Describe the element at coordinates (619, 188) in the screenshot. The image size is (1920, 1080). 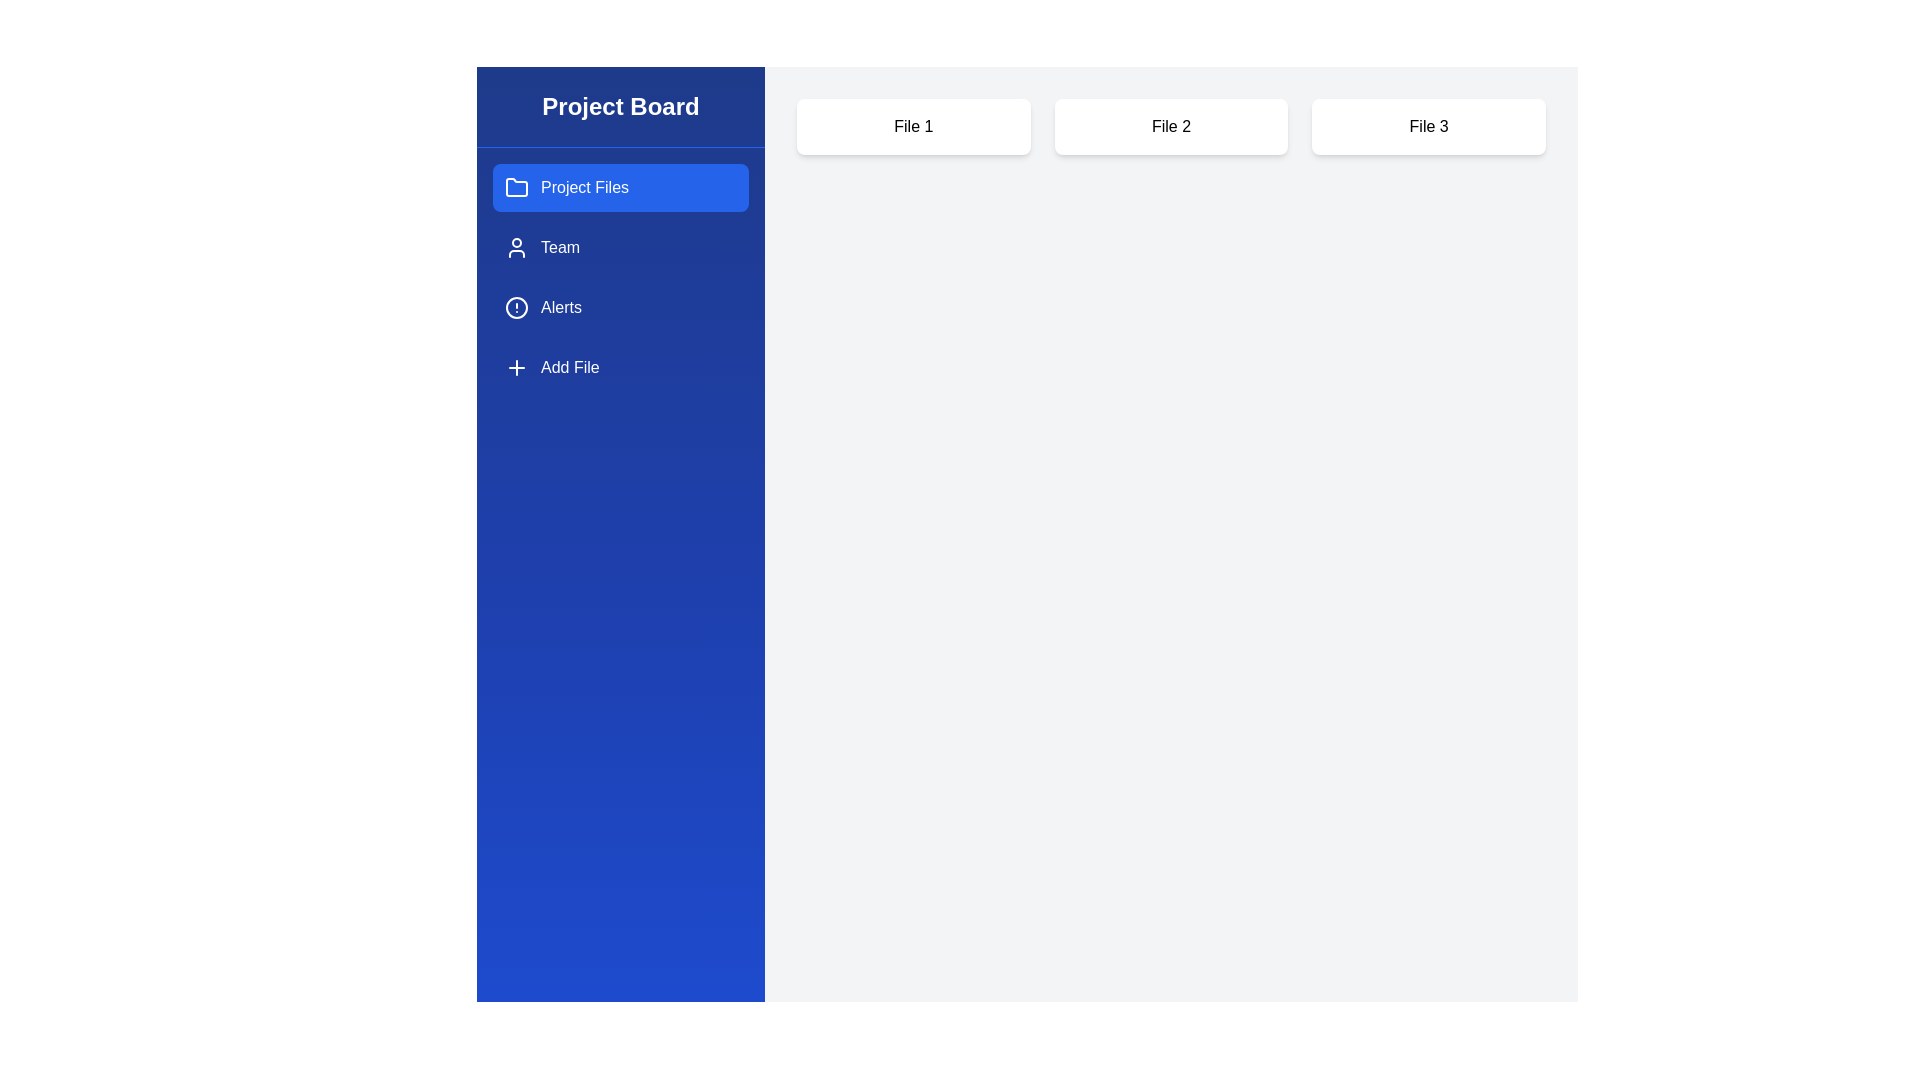
I see `the 'Project Files' navigation button, which is the first option` at that location.